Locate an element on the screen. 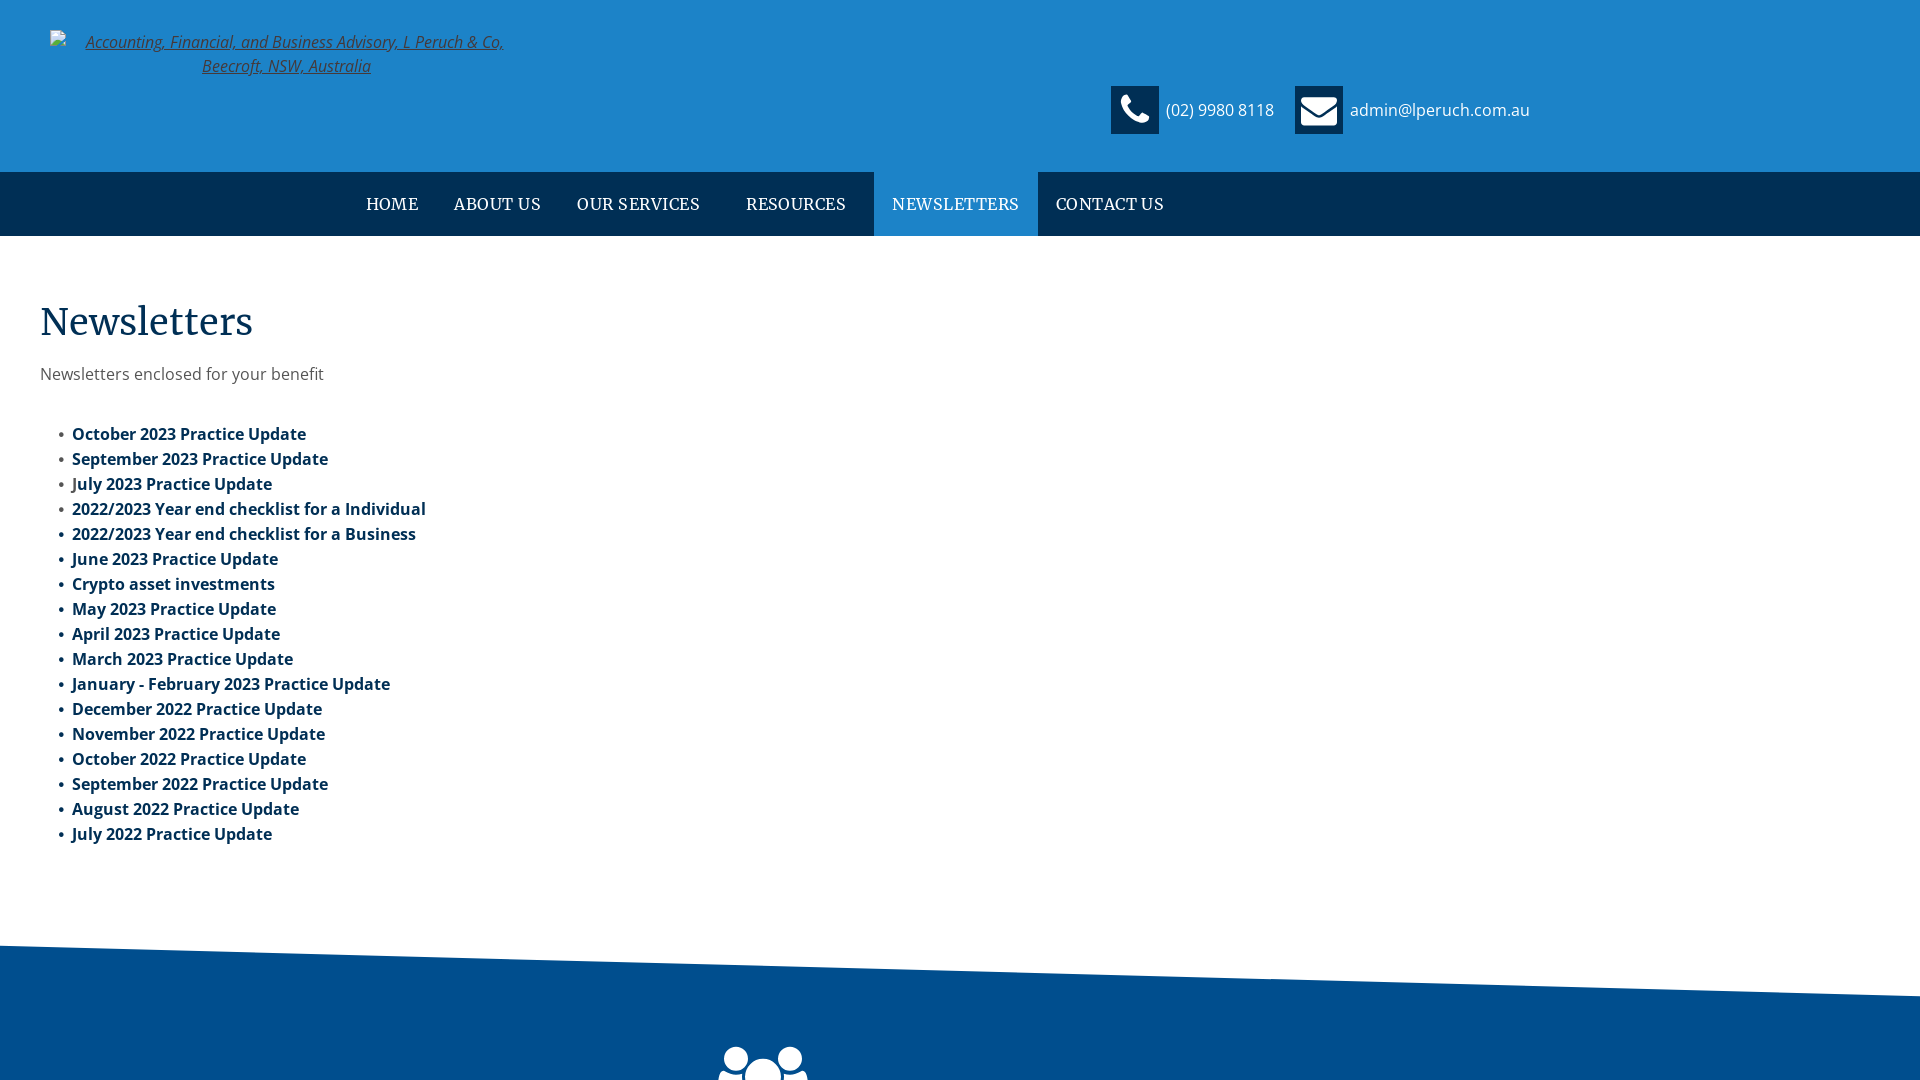 The image size is (1920, 1080). 'NEWSLETTERS' is located at coordinates (954, 204).